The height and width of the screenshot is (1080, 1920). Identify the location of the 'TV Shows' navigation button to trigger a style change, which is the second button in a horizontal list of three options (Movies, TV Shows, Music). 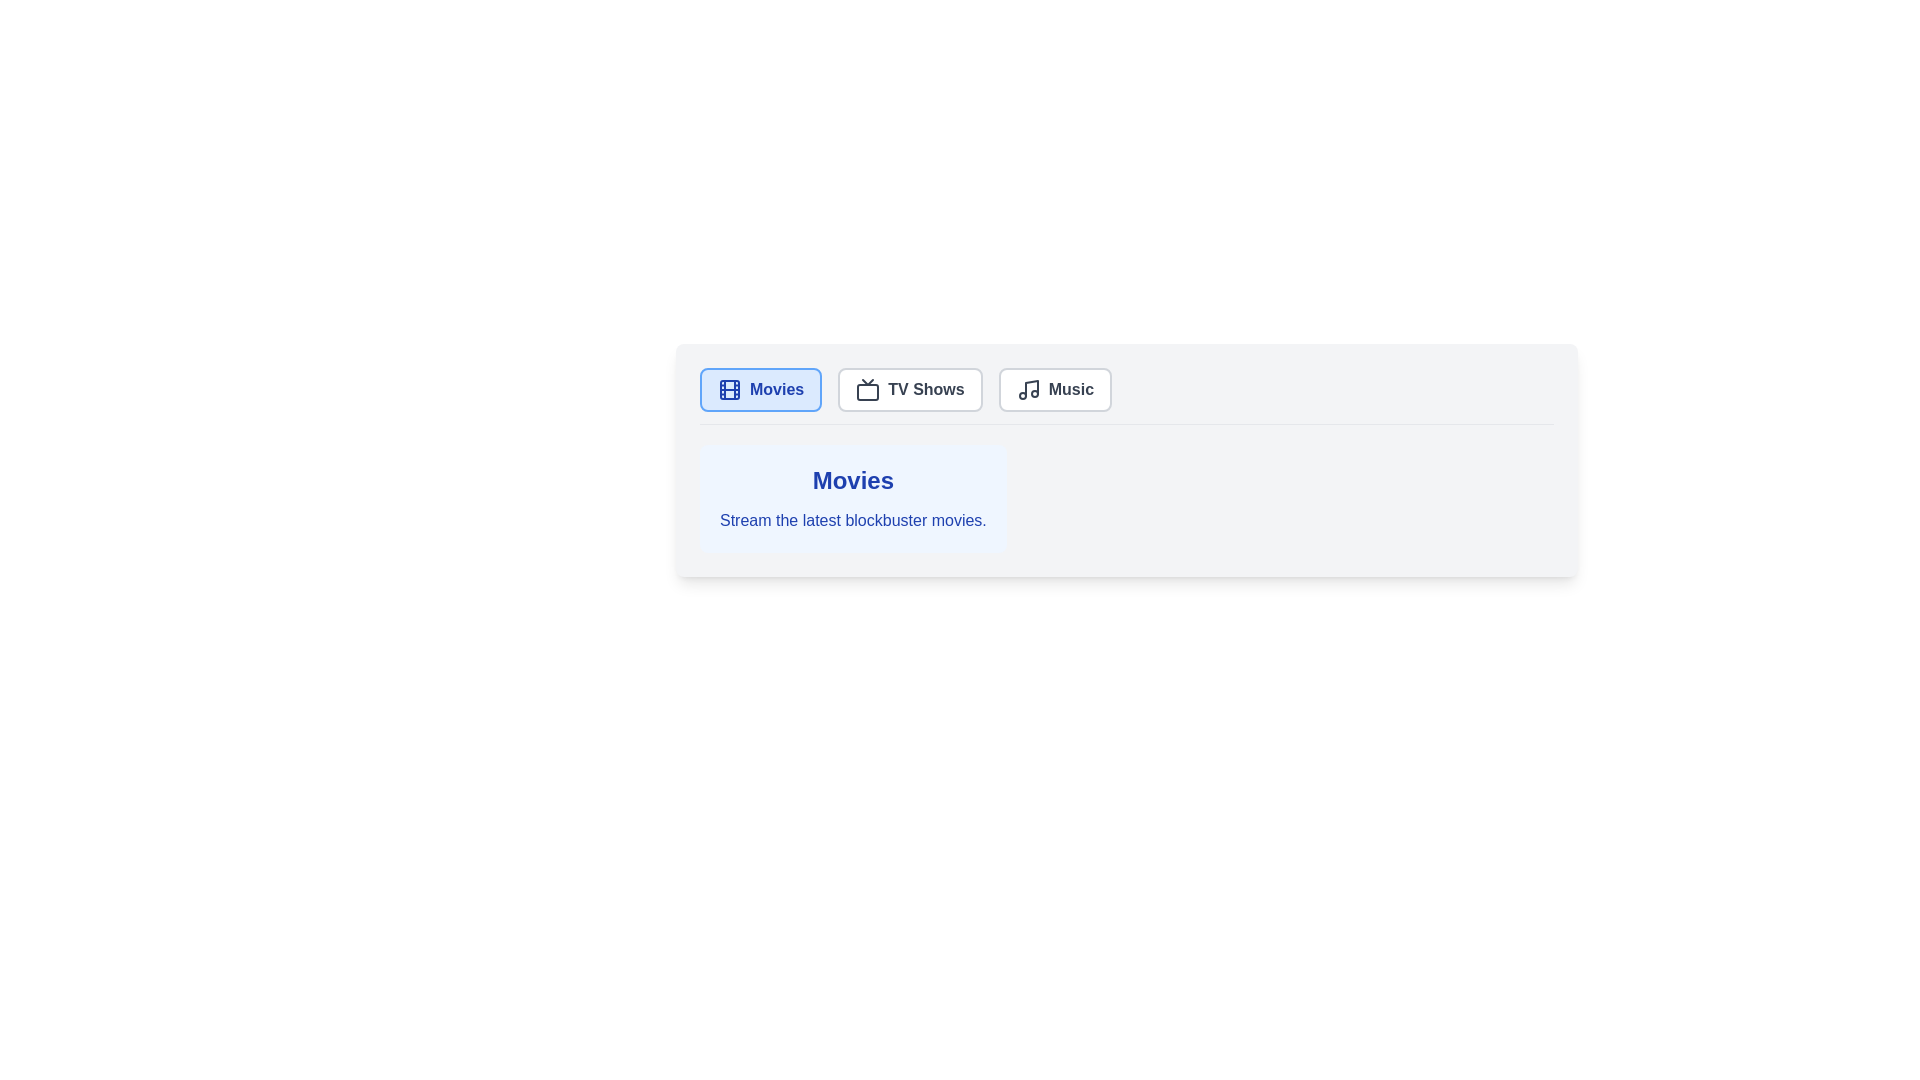
(909, 389).